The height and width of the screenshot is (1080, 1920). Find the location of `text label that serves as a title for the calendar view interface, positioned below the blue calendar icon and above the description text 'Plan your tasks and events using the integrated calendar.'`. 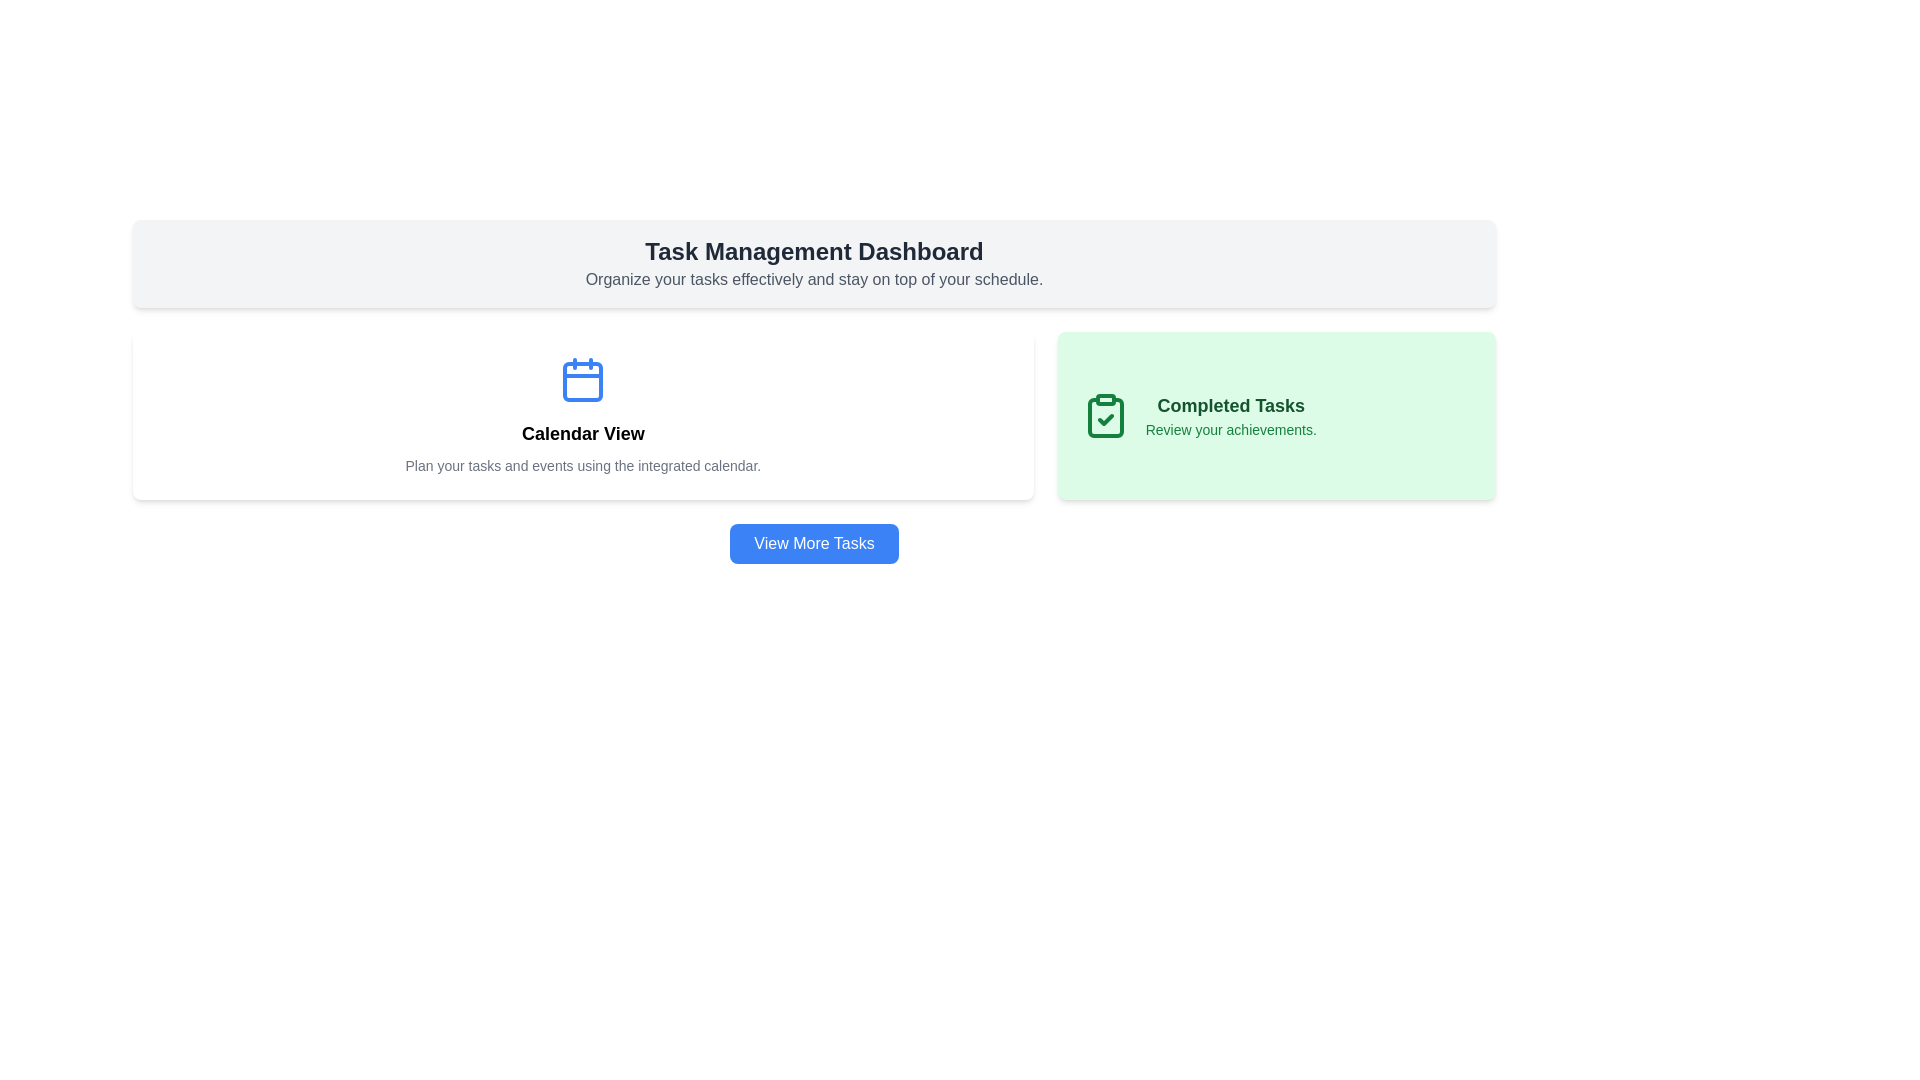

text label that serves as a title for the calendar view interface, positioned below the blue calendar icon and above the description text 'Plan your tasks and events using the integrated calendar.' is located at coordinates (582, 433).